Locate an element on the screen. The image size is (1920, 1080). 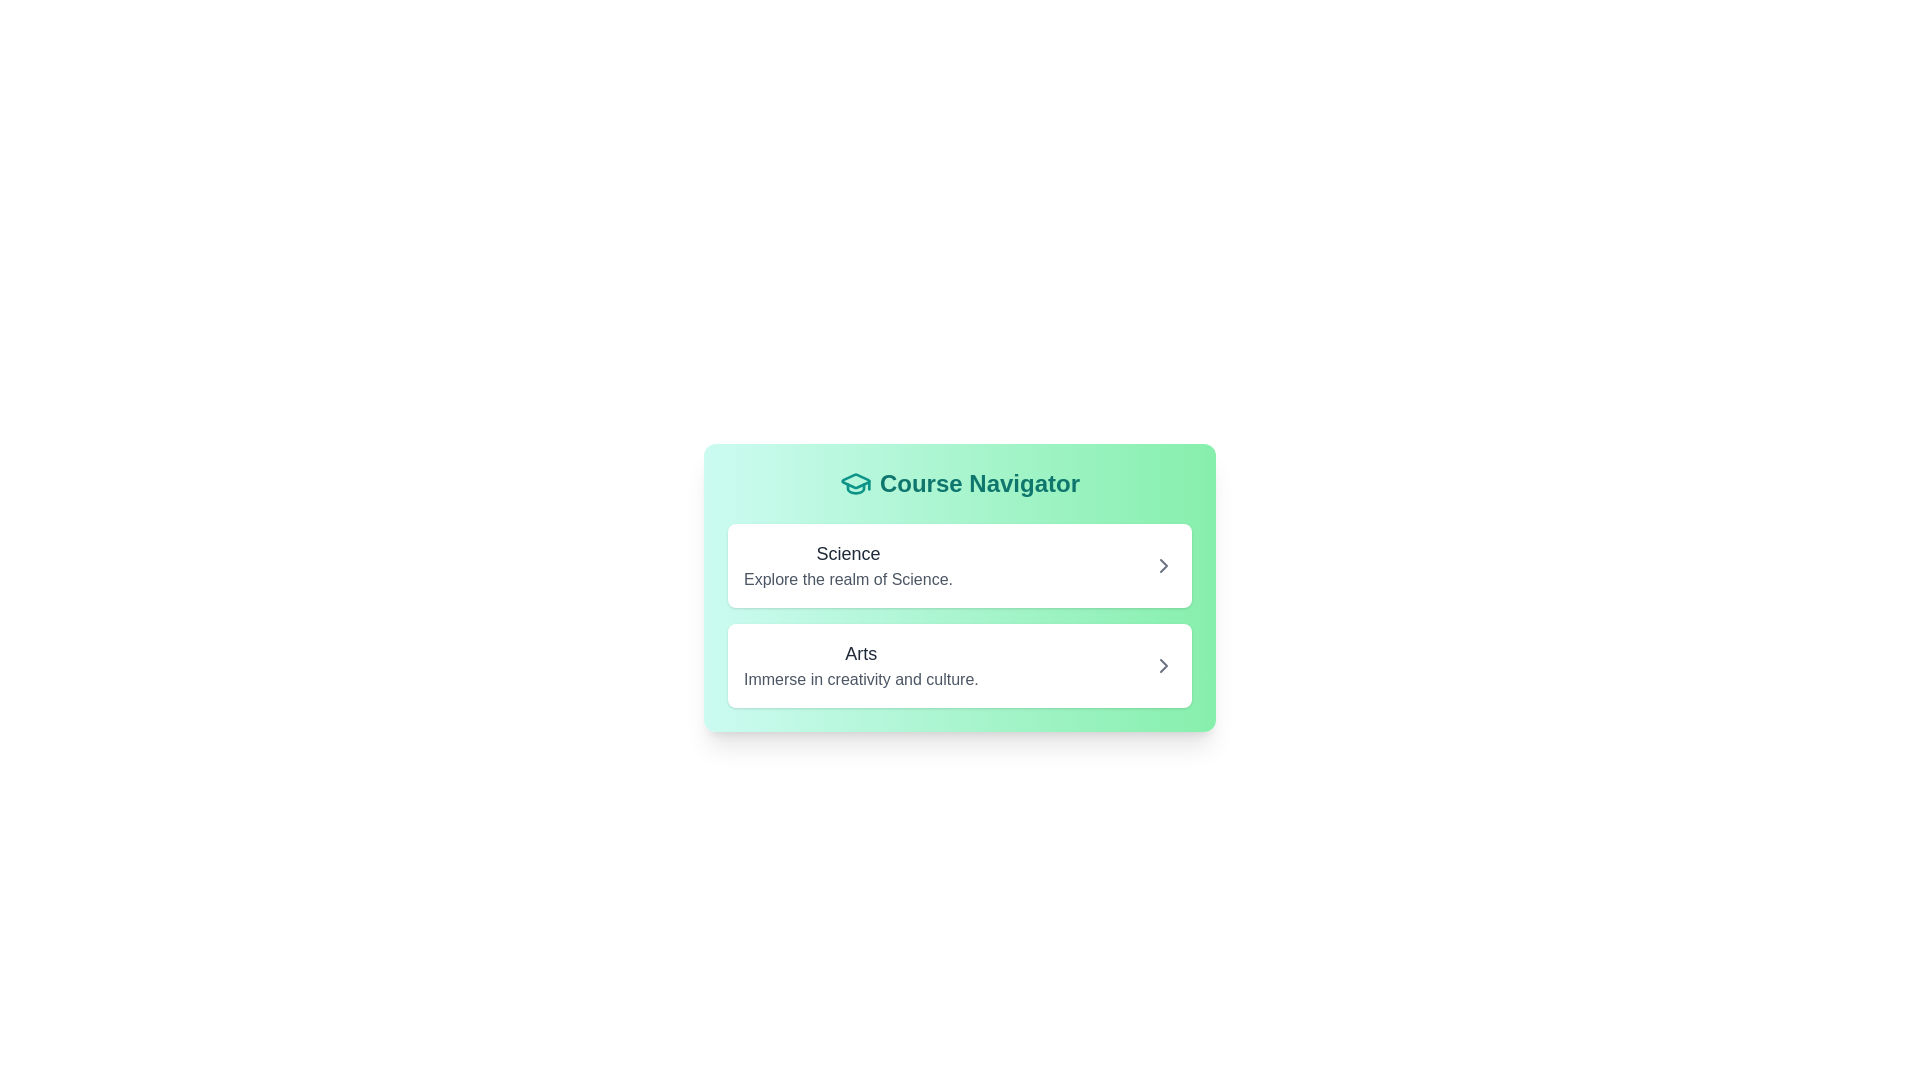
the chevron icon located at the far-right end of the 'Science: Explore the realm of Science' section is located at coordinates (1163, 566).